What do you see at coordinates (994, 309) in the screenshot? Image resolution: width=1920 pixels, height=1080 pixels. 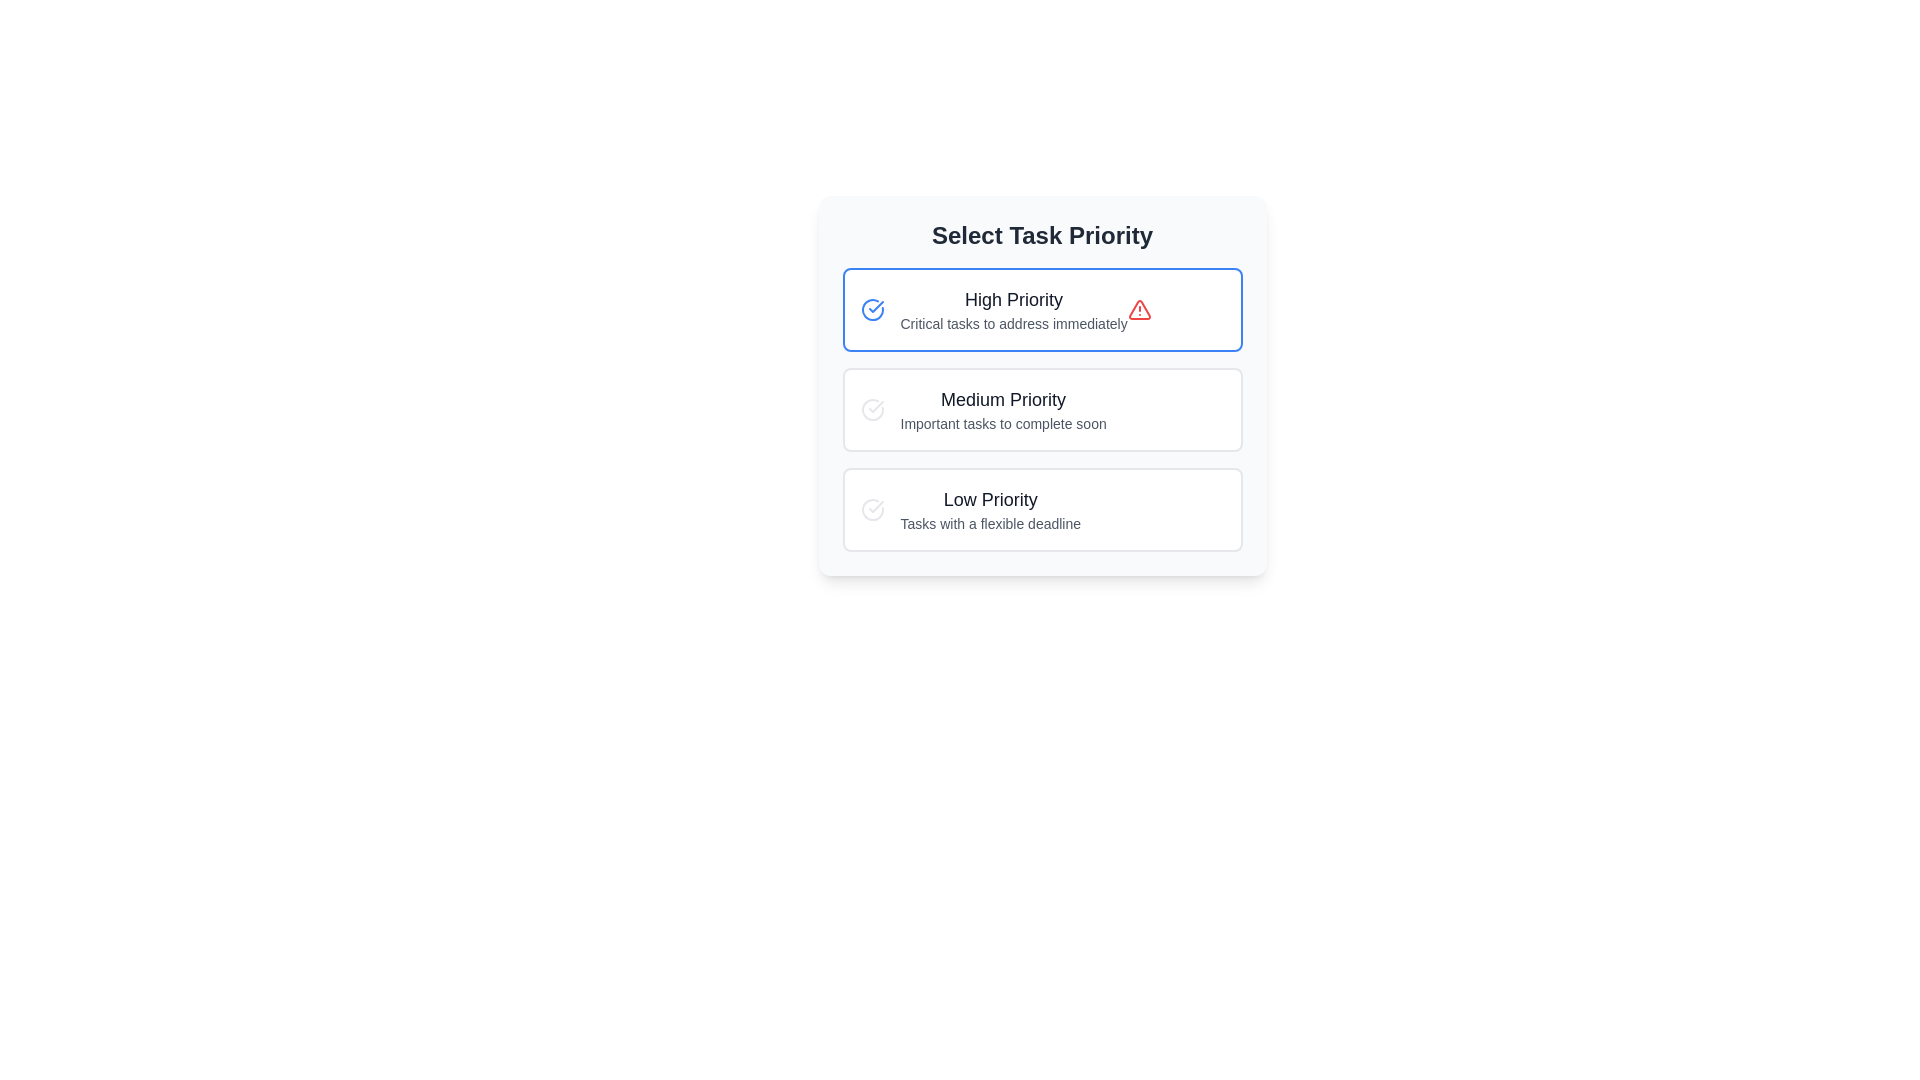 I see `the 'High Priority' text element that has a bold heading and a smaller subtitle indicating critical tasks, positioned within a bordered card under the title 'Select Task Priority'` at bounding box center [994, 309].